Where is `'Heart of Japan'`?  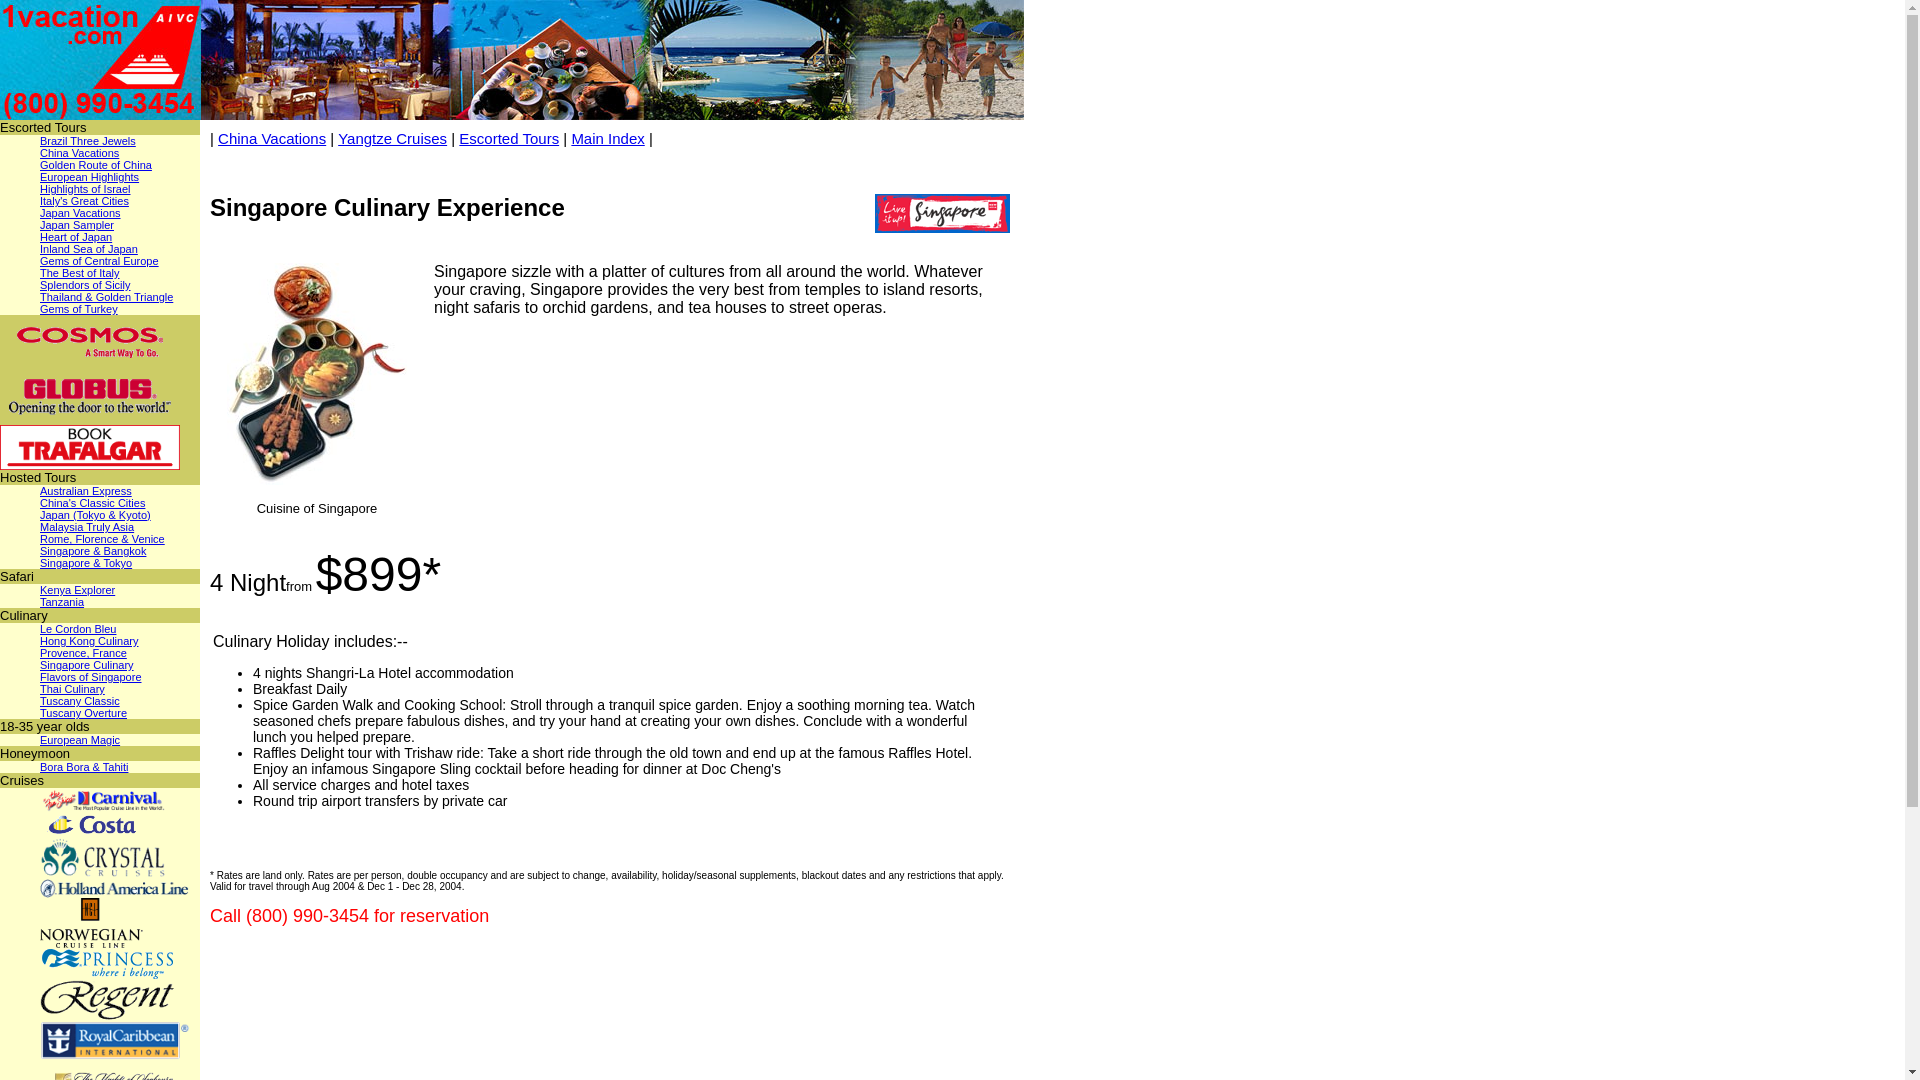 'Heart of Japan' is located at coordinates (76, 235).